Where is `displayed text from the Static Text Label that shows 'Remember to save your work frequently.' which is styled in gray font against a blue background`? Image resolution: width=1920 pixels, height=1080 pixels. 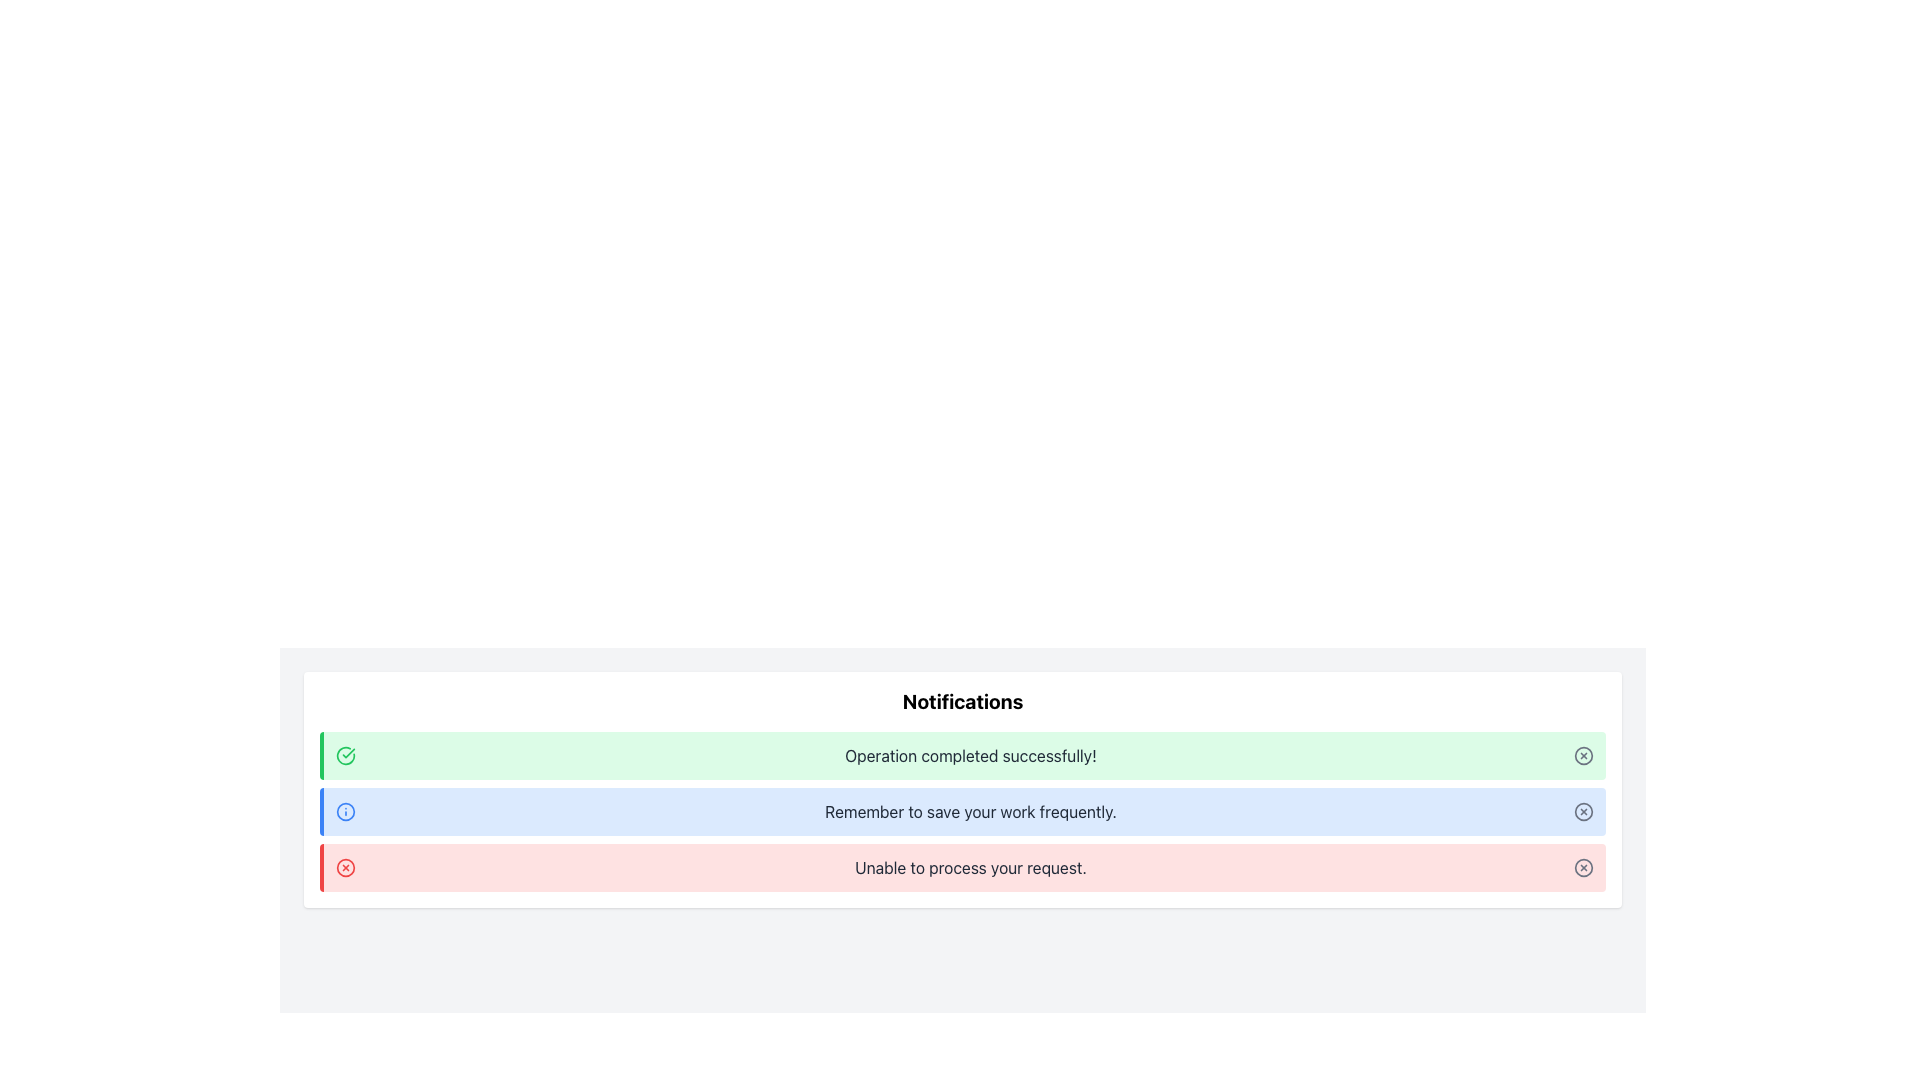
displayed text from the Static Text Label that shows 'Remember to save your work frequently.' which is styled in gray font against a blue background is located at coordinates (970, 812).